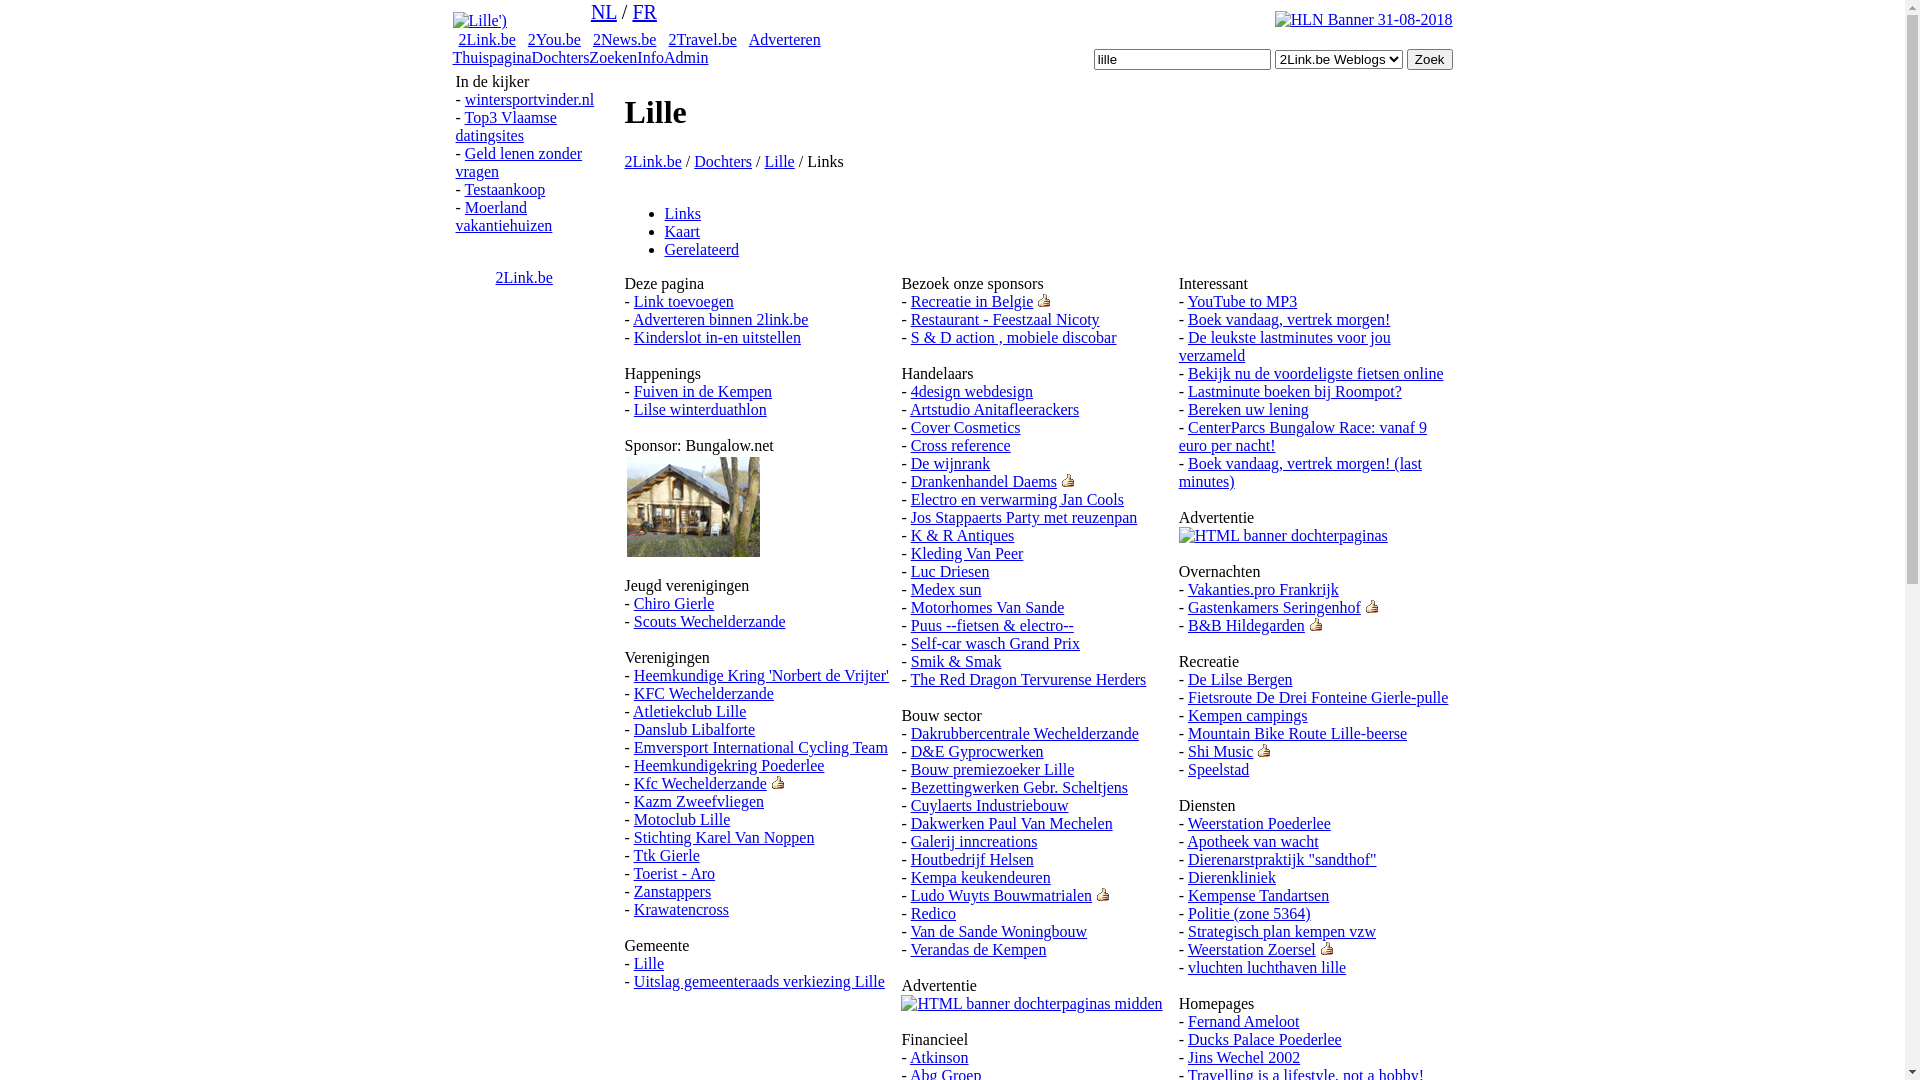 The width and height of the screenshot is (1920, 1080). I want to click on 'Admin', so click(663, 56).